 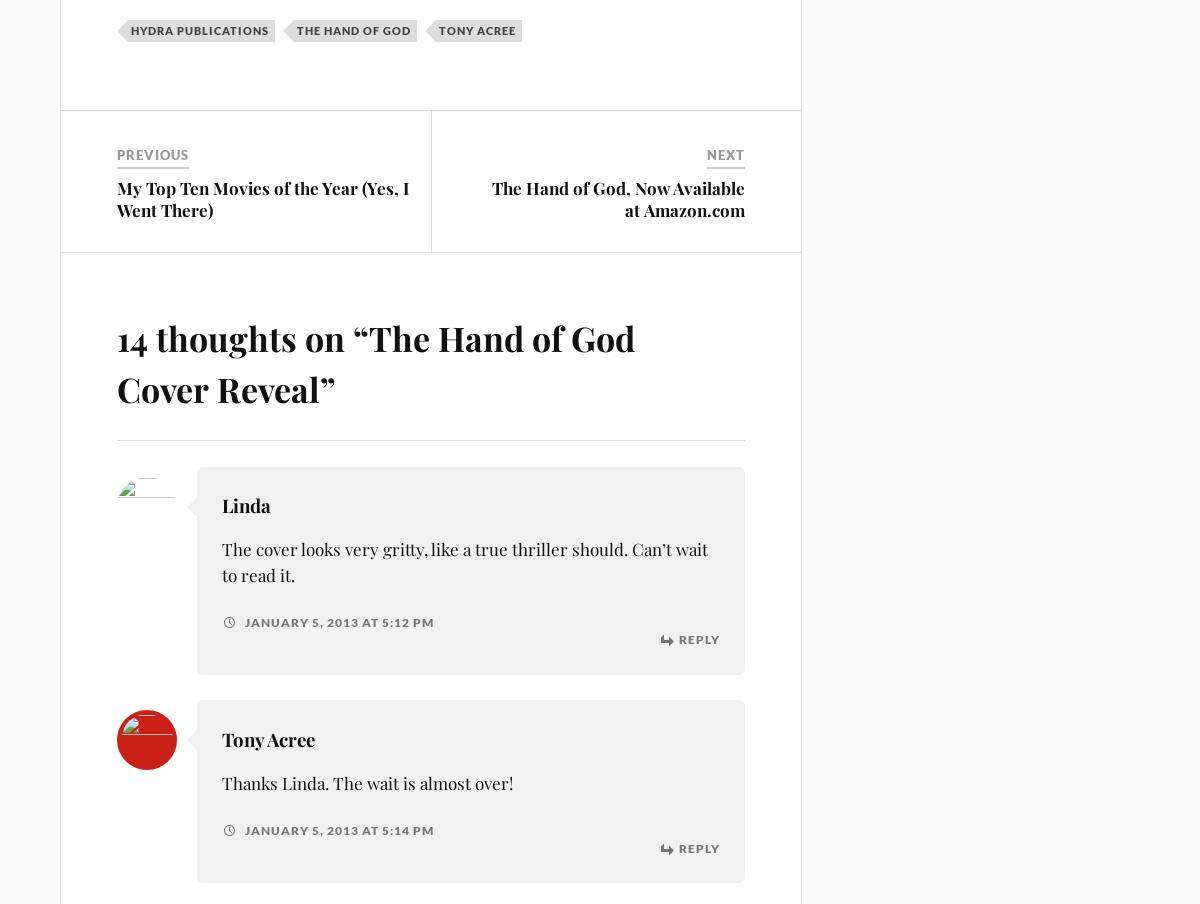 What do you see at coordinates (353, 28) in the screenshot?
I see `'The Hand of God'` at bounding box center [353, 28].